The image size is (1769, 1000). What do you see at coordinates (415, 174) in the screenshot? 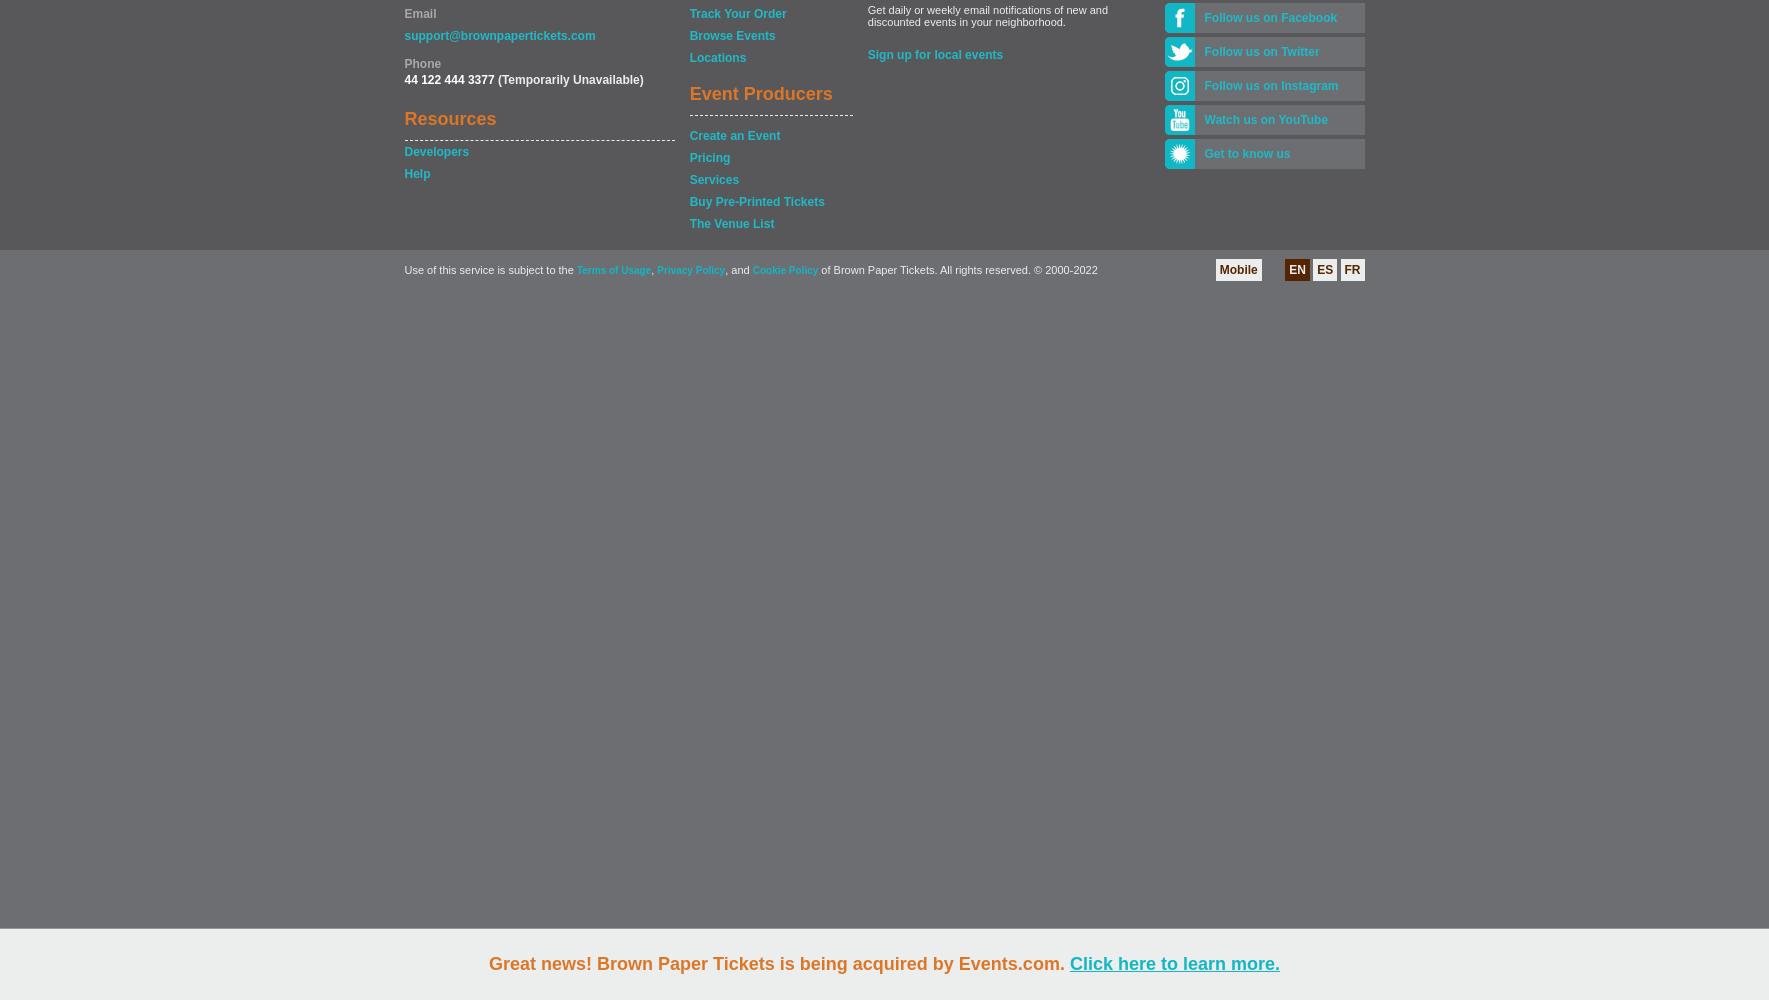
I see `'Help'` at bounding box center [415, 174].